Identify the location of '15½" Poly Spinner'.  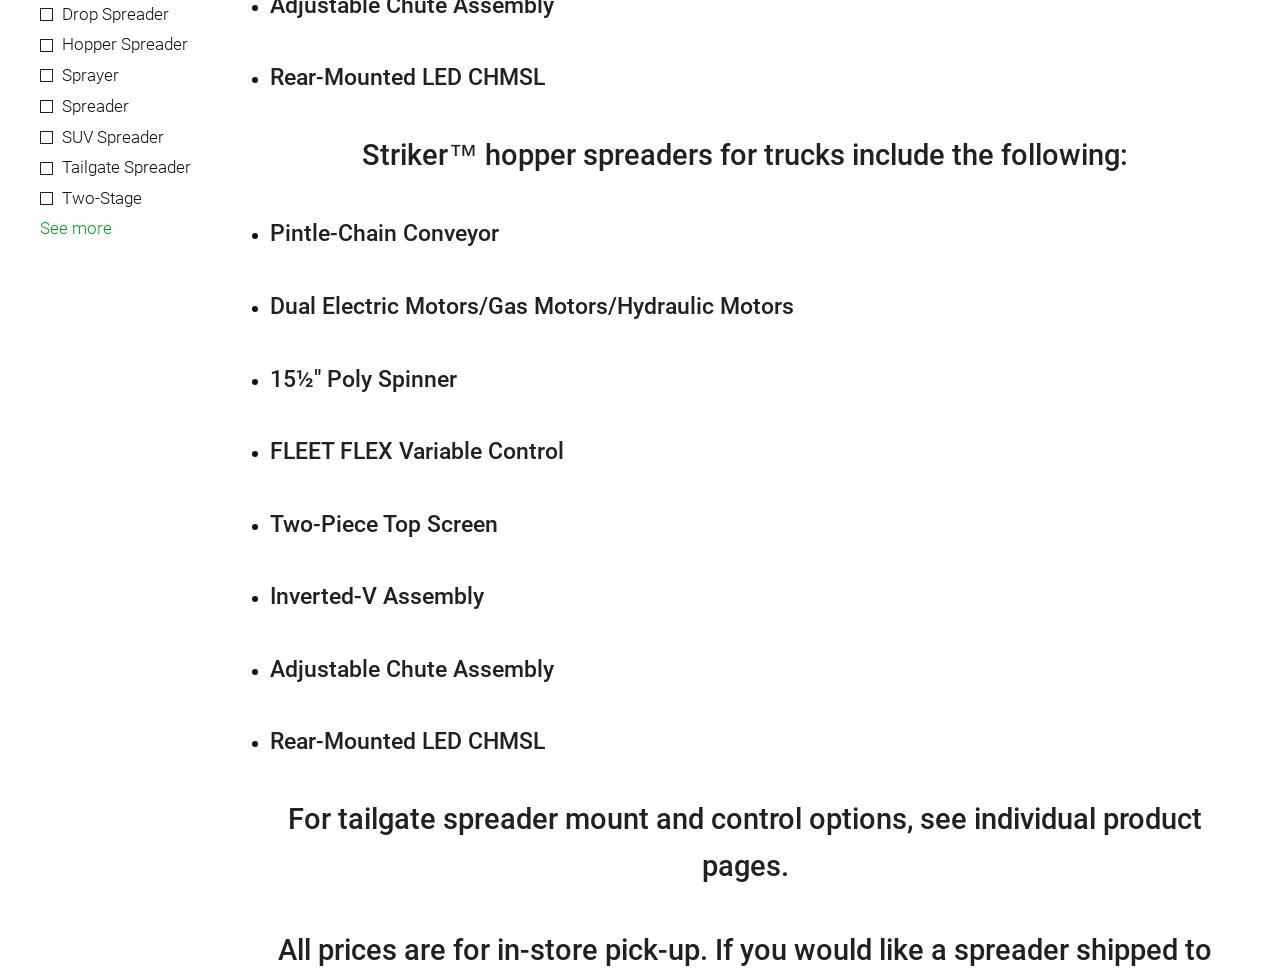
(363, 377).